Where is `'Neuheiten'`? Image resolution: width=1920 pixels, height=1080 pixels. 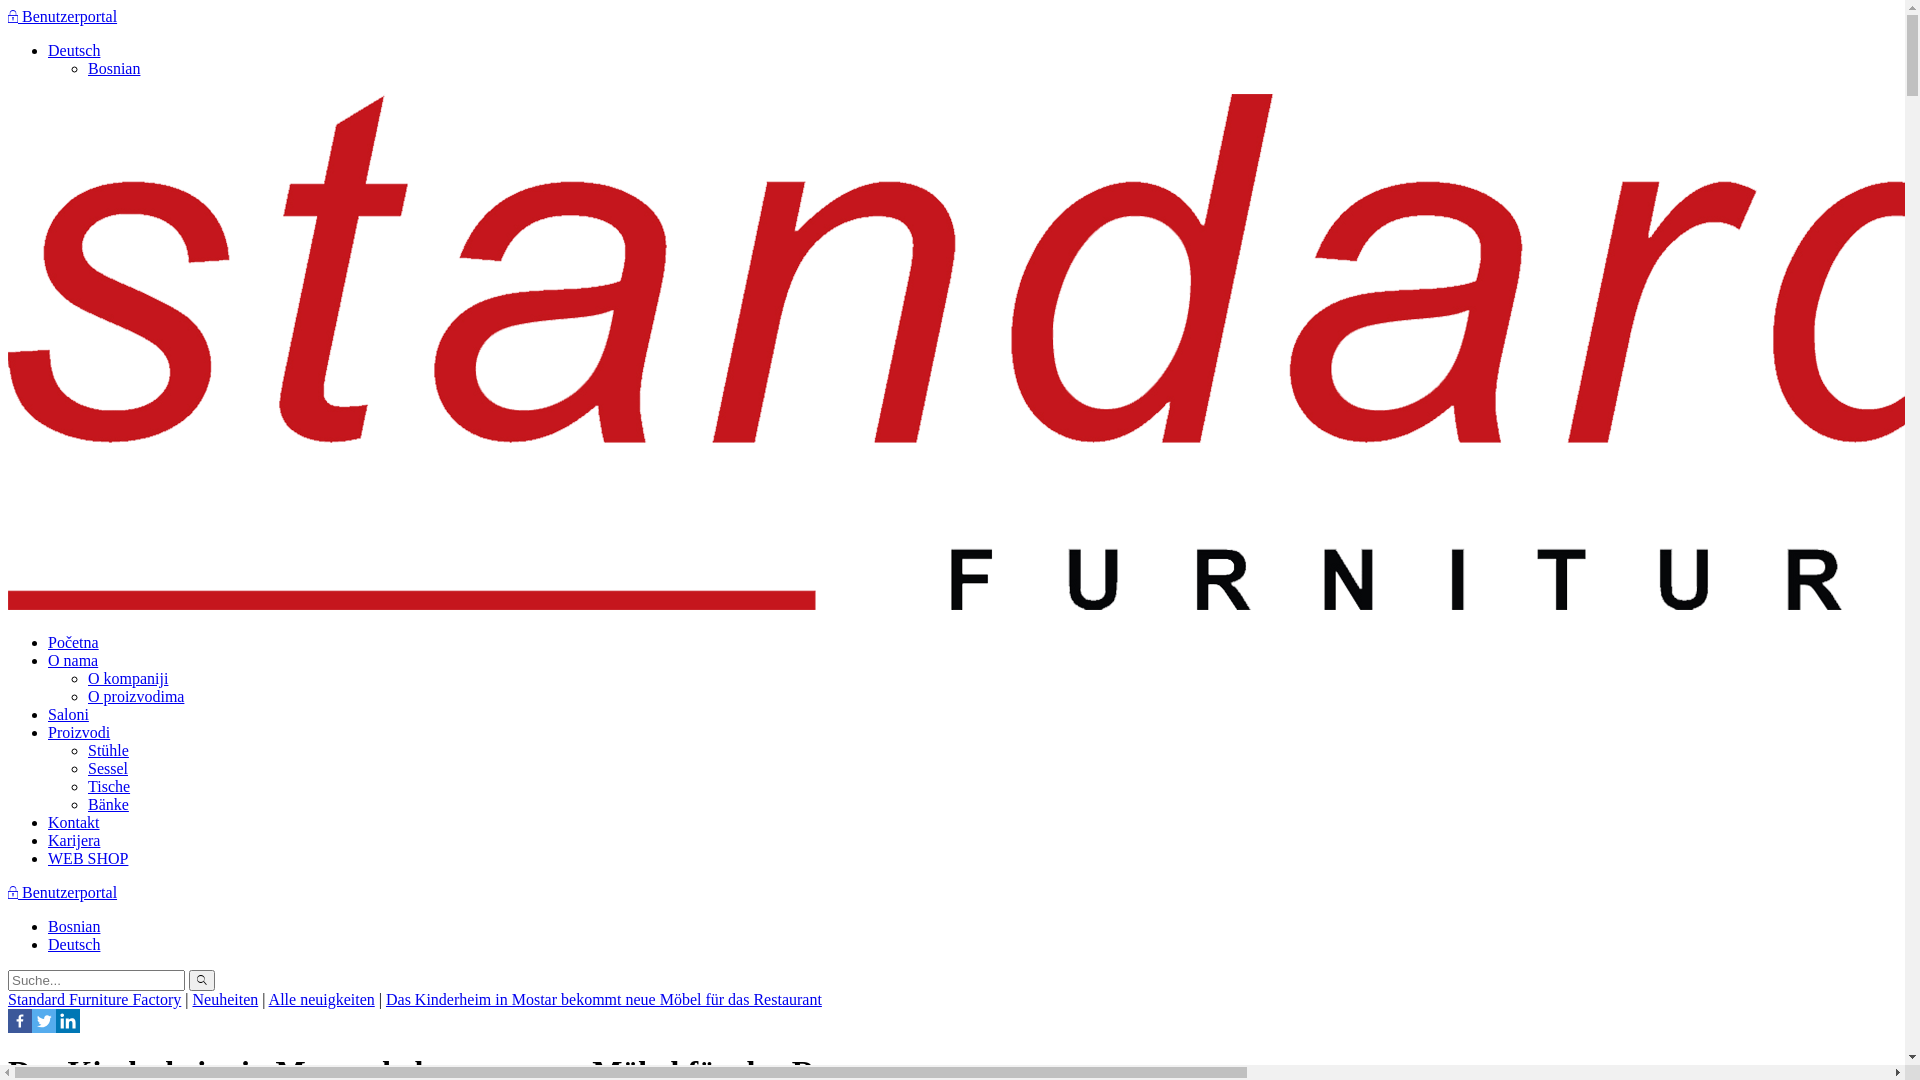 'Neuheiten' is located at coordinates (225, 999).